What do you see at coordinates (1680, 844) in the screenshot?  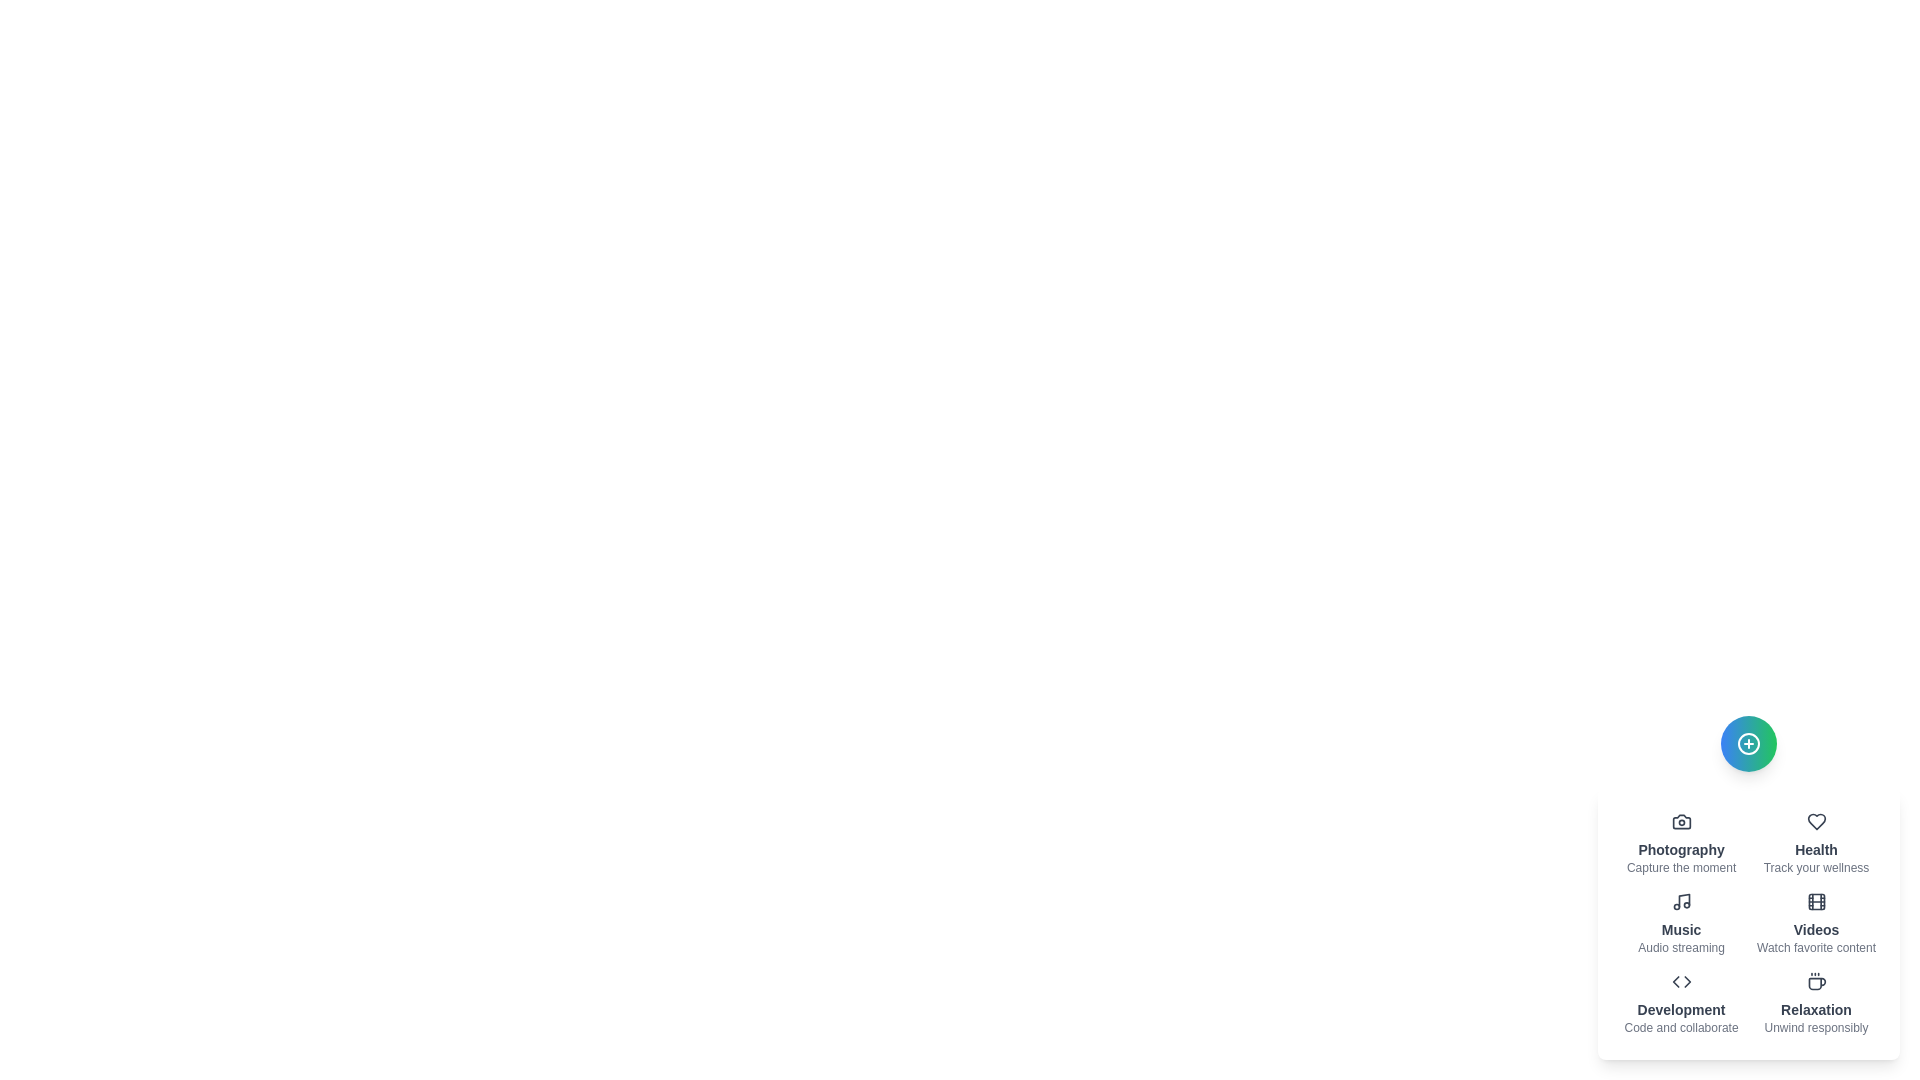 I see `the Photography action item to activate its feature` at bounding box center [1680, 844].